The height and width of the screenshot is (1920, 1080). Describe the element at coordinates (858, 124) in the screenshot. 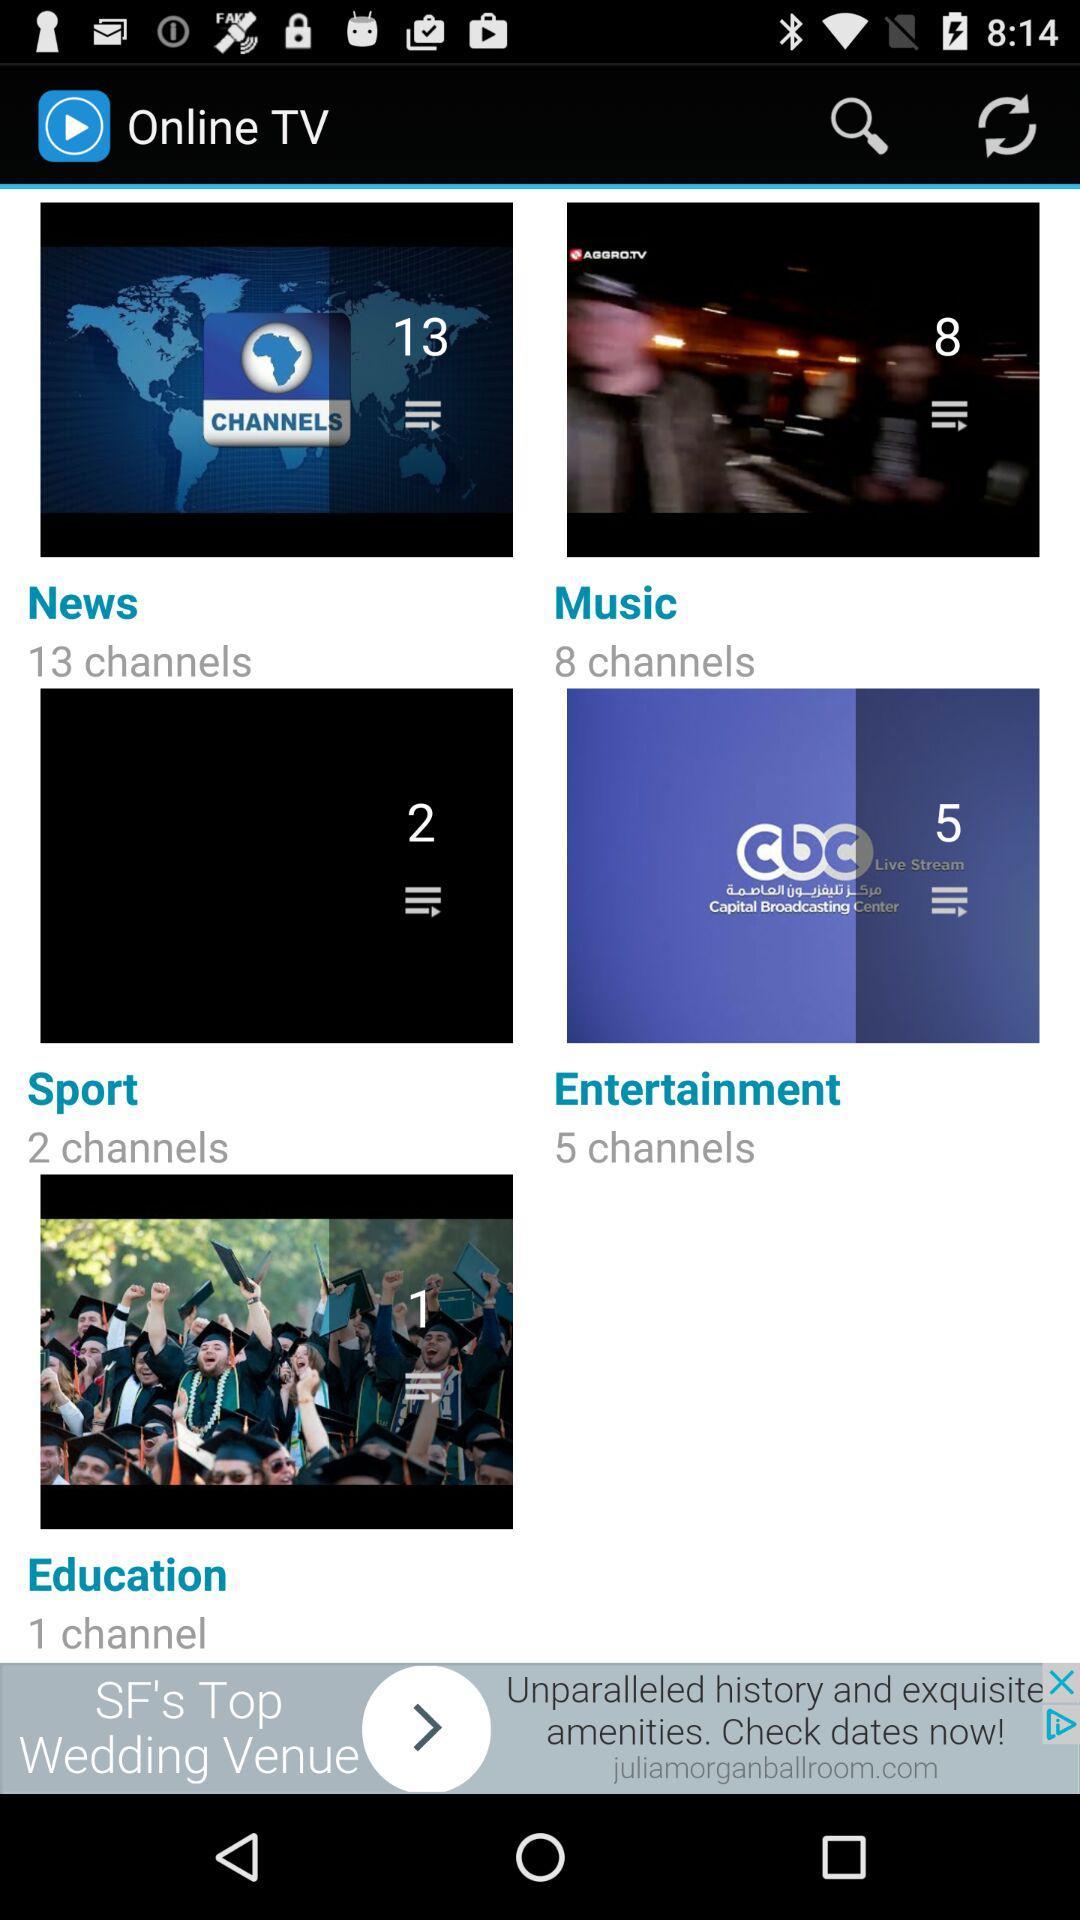

I see `search option` at that location.